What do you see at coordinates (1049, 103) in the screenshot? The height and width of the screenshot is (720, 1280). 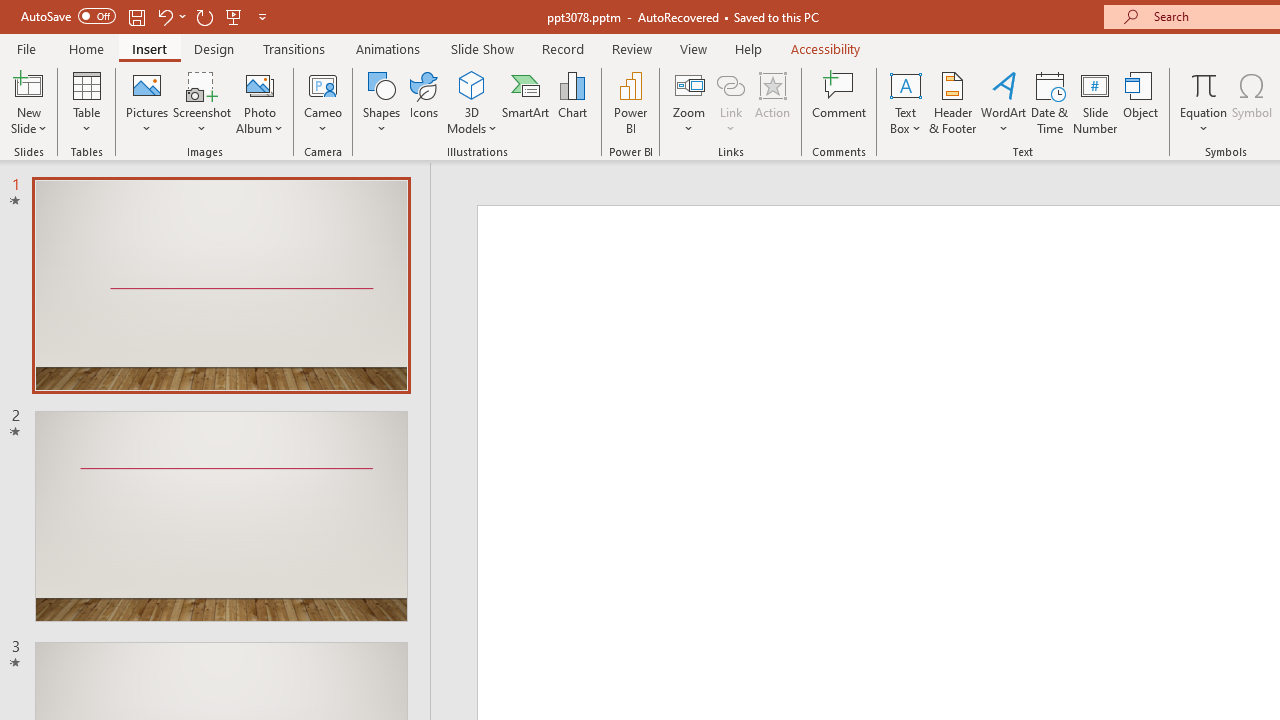 I see `'Date & Time...'` at bounding box center [1049, 103].